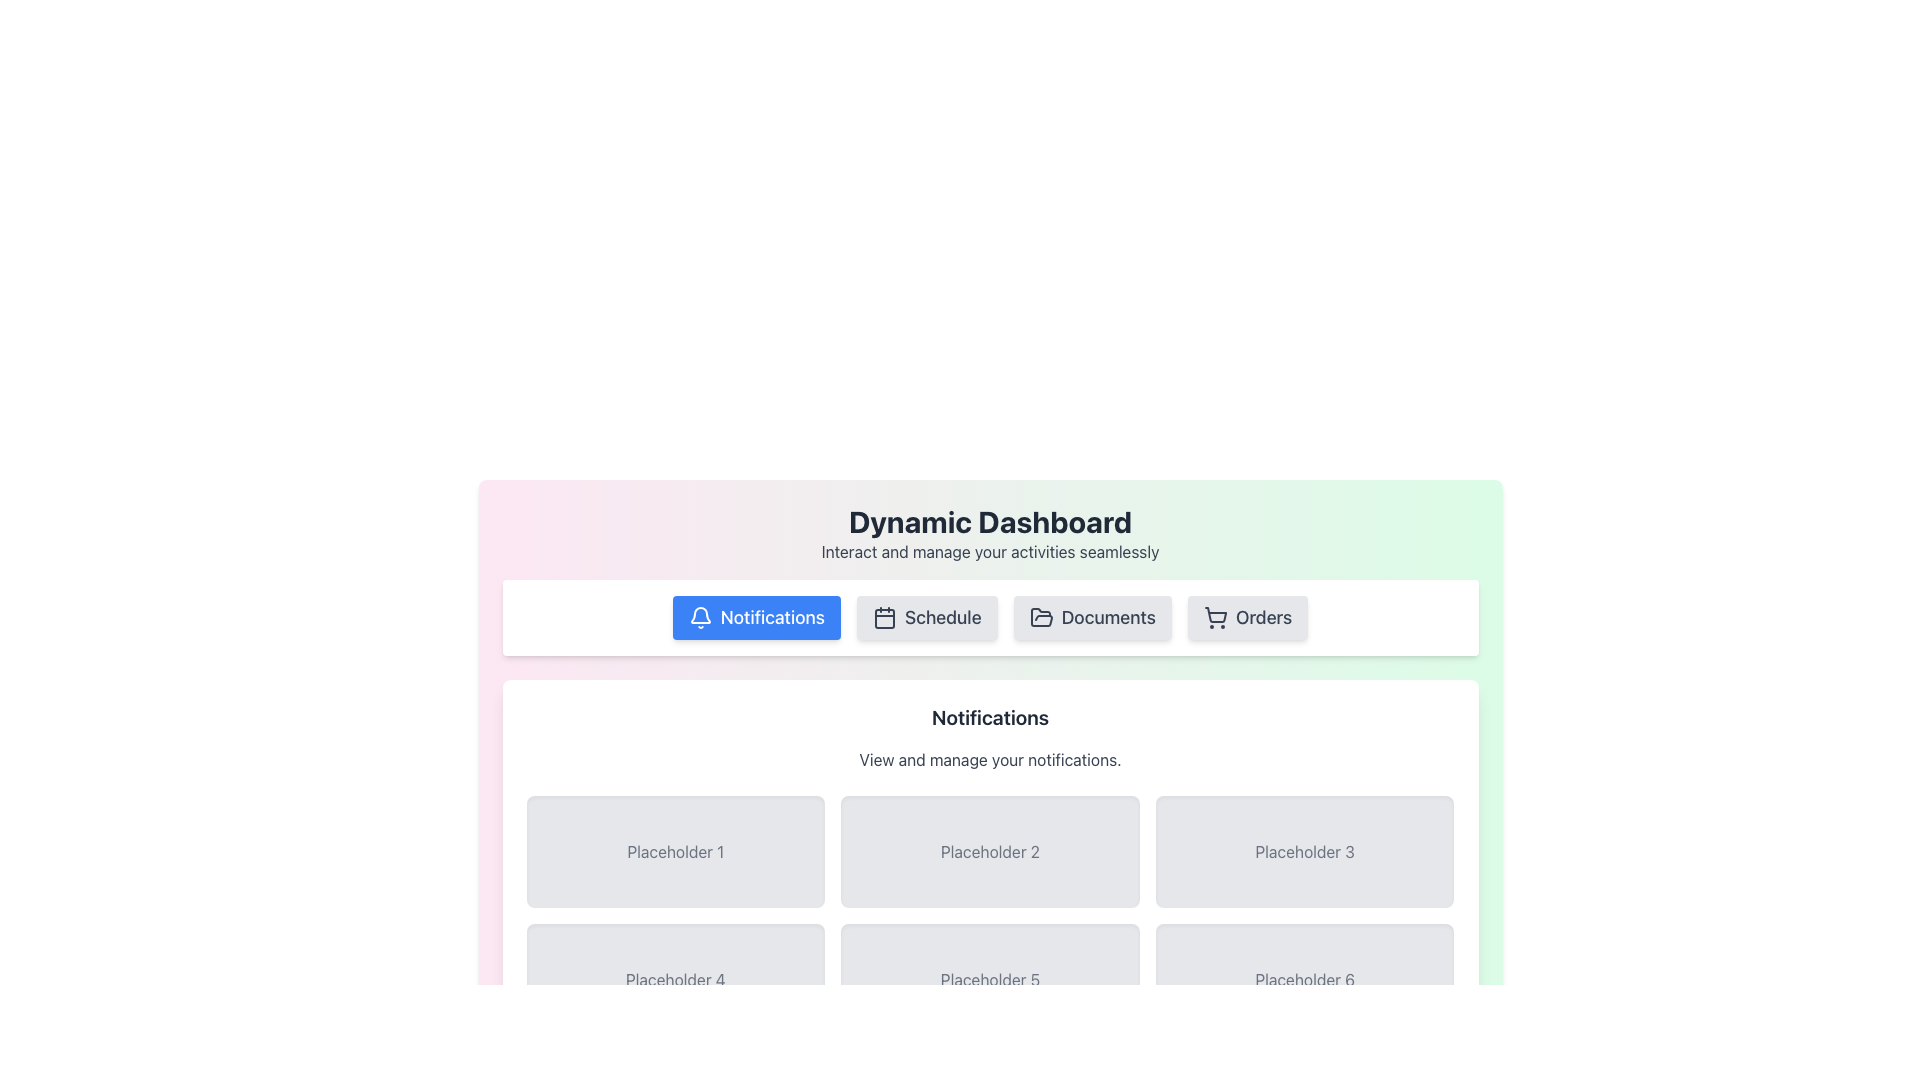 The height and width of the screenshot is (1080, 1920). What do you see at coordinates (990, 532) in the screenshot?
I see `the text block displaying 'Dynamic Dashboard' and its subtitle 'Interact and manage your activities seamlessly', which is centered at the top of the interface` at bounding box center [990, 532].